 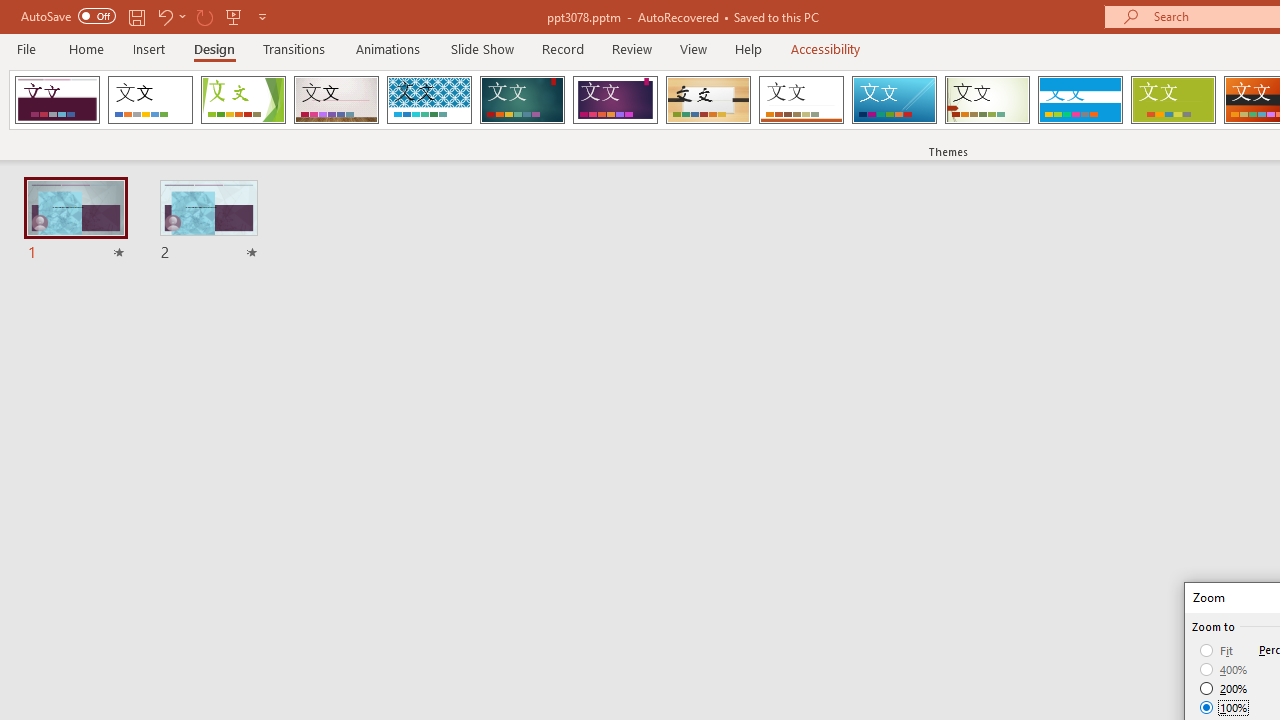 What do you see at coordinates (1216, 650) in the screenshot?
I see `'Fit'` at bounding box center [1216, 650].